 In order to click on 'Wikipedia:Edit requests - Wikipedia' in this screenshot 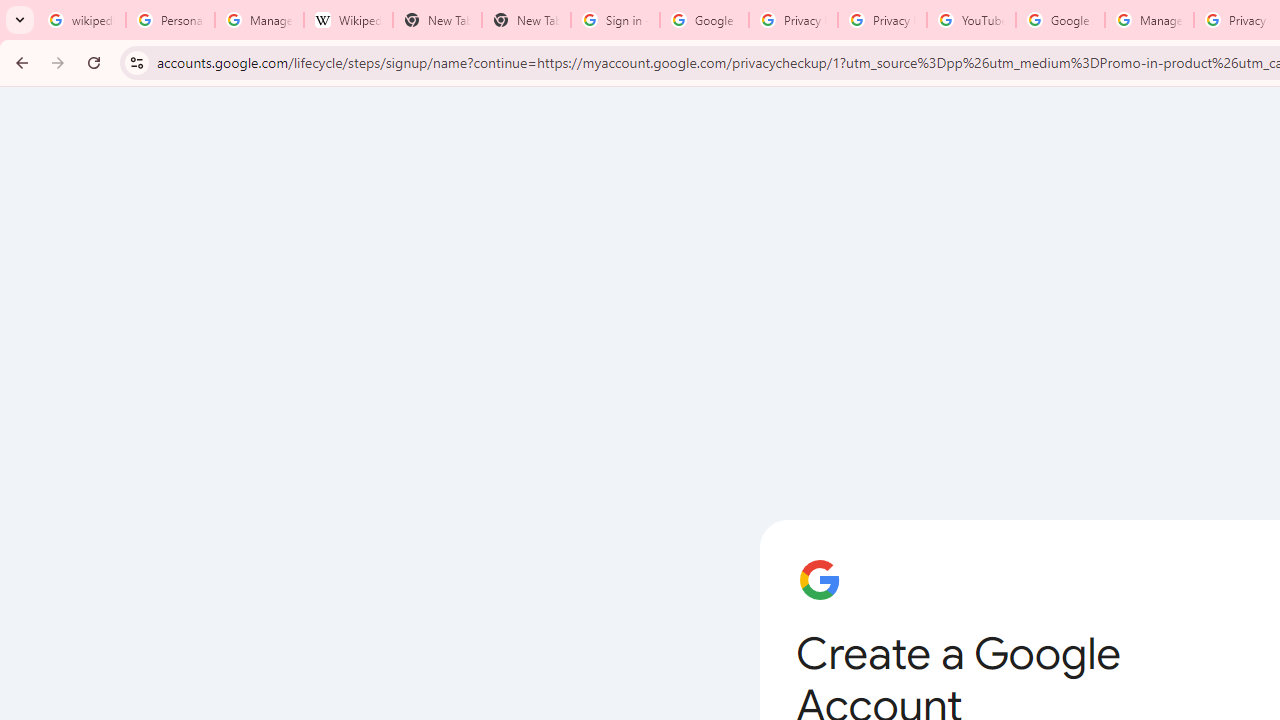, I will do `click(348, 20)`.